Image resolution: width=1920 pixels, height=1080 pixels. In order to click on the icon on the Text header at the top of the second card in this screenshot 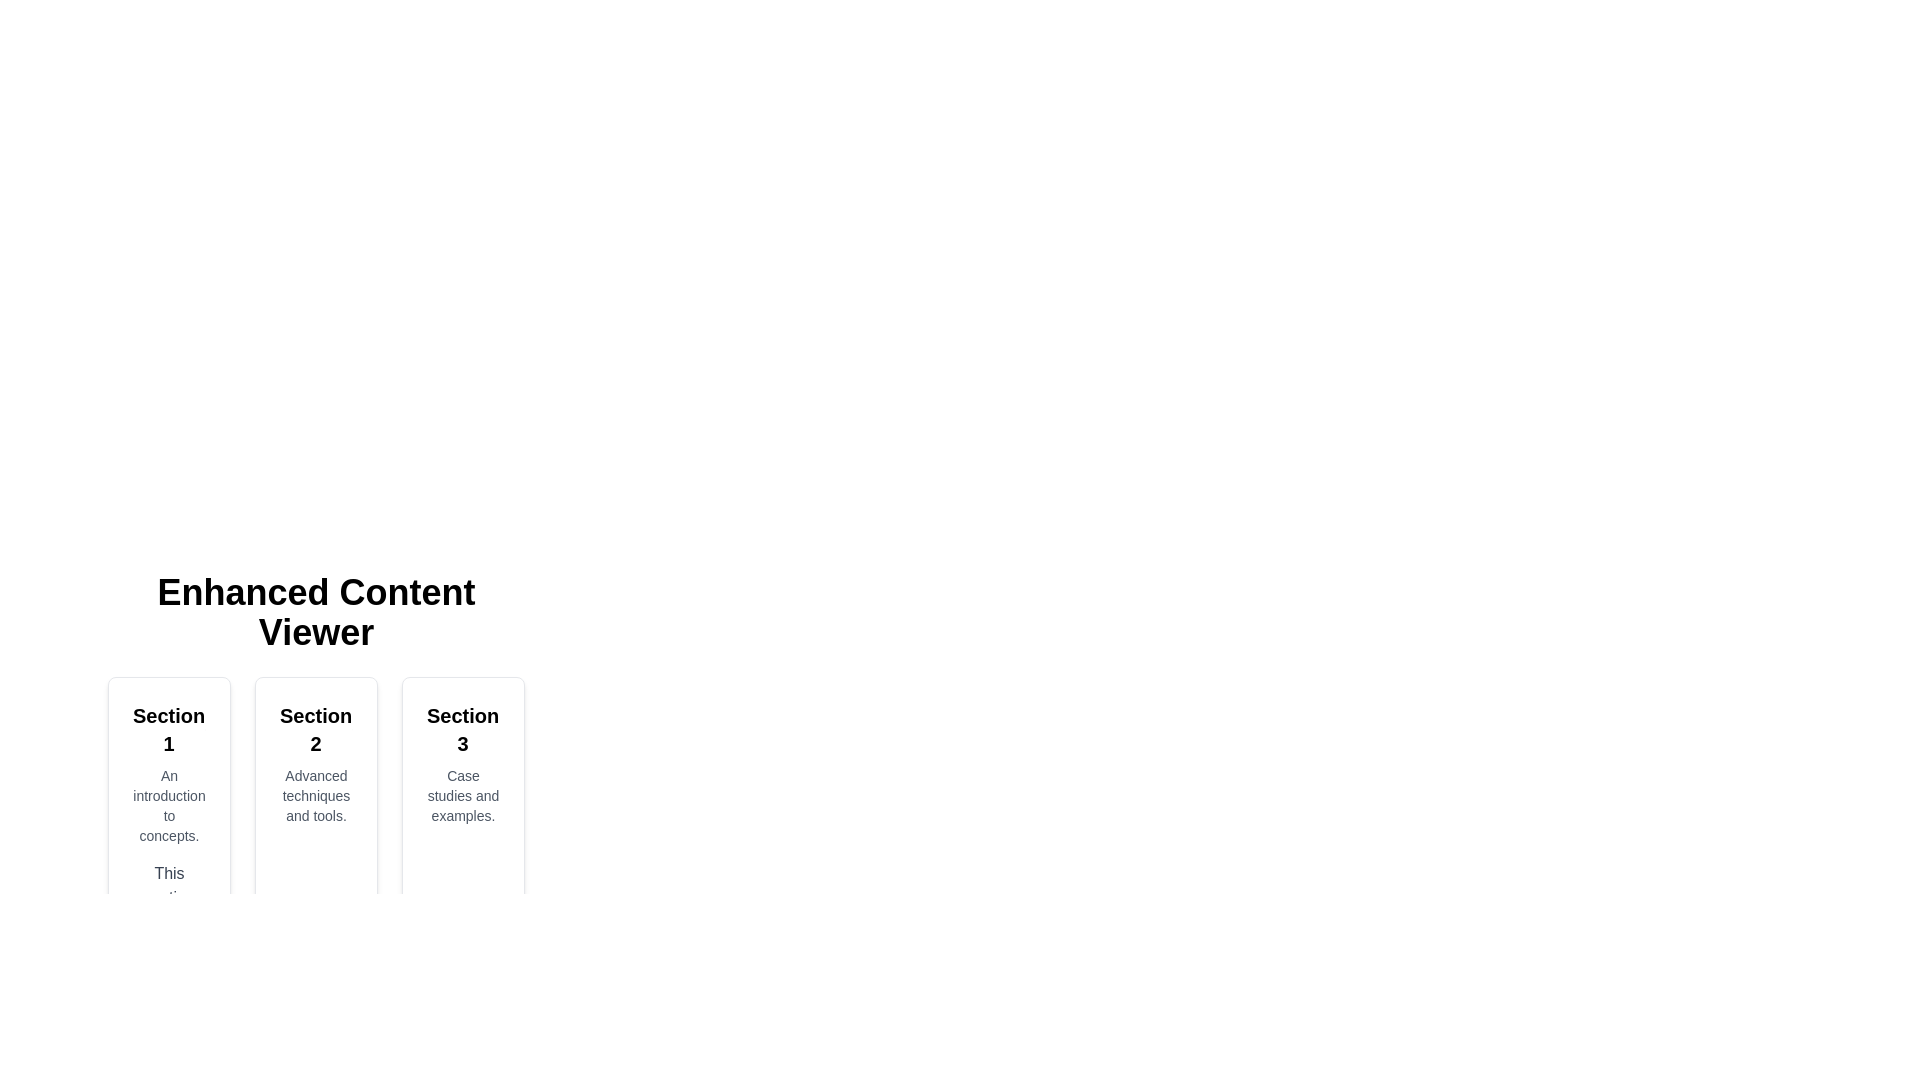, I will do `click(315, 729)`.